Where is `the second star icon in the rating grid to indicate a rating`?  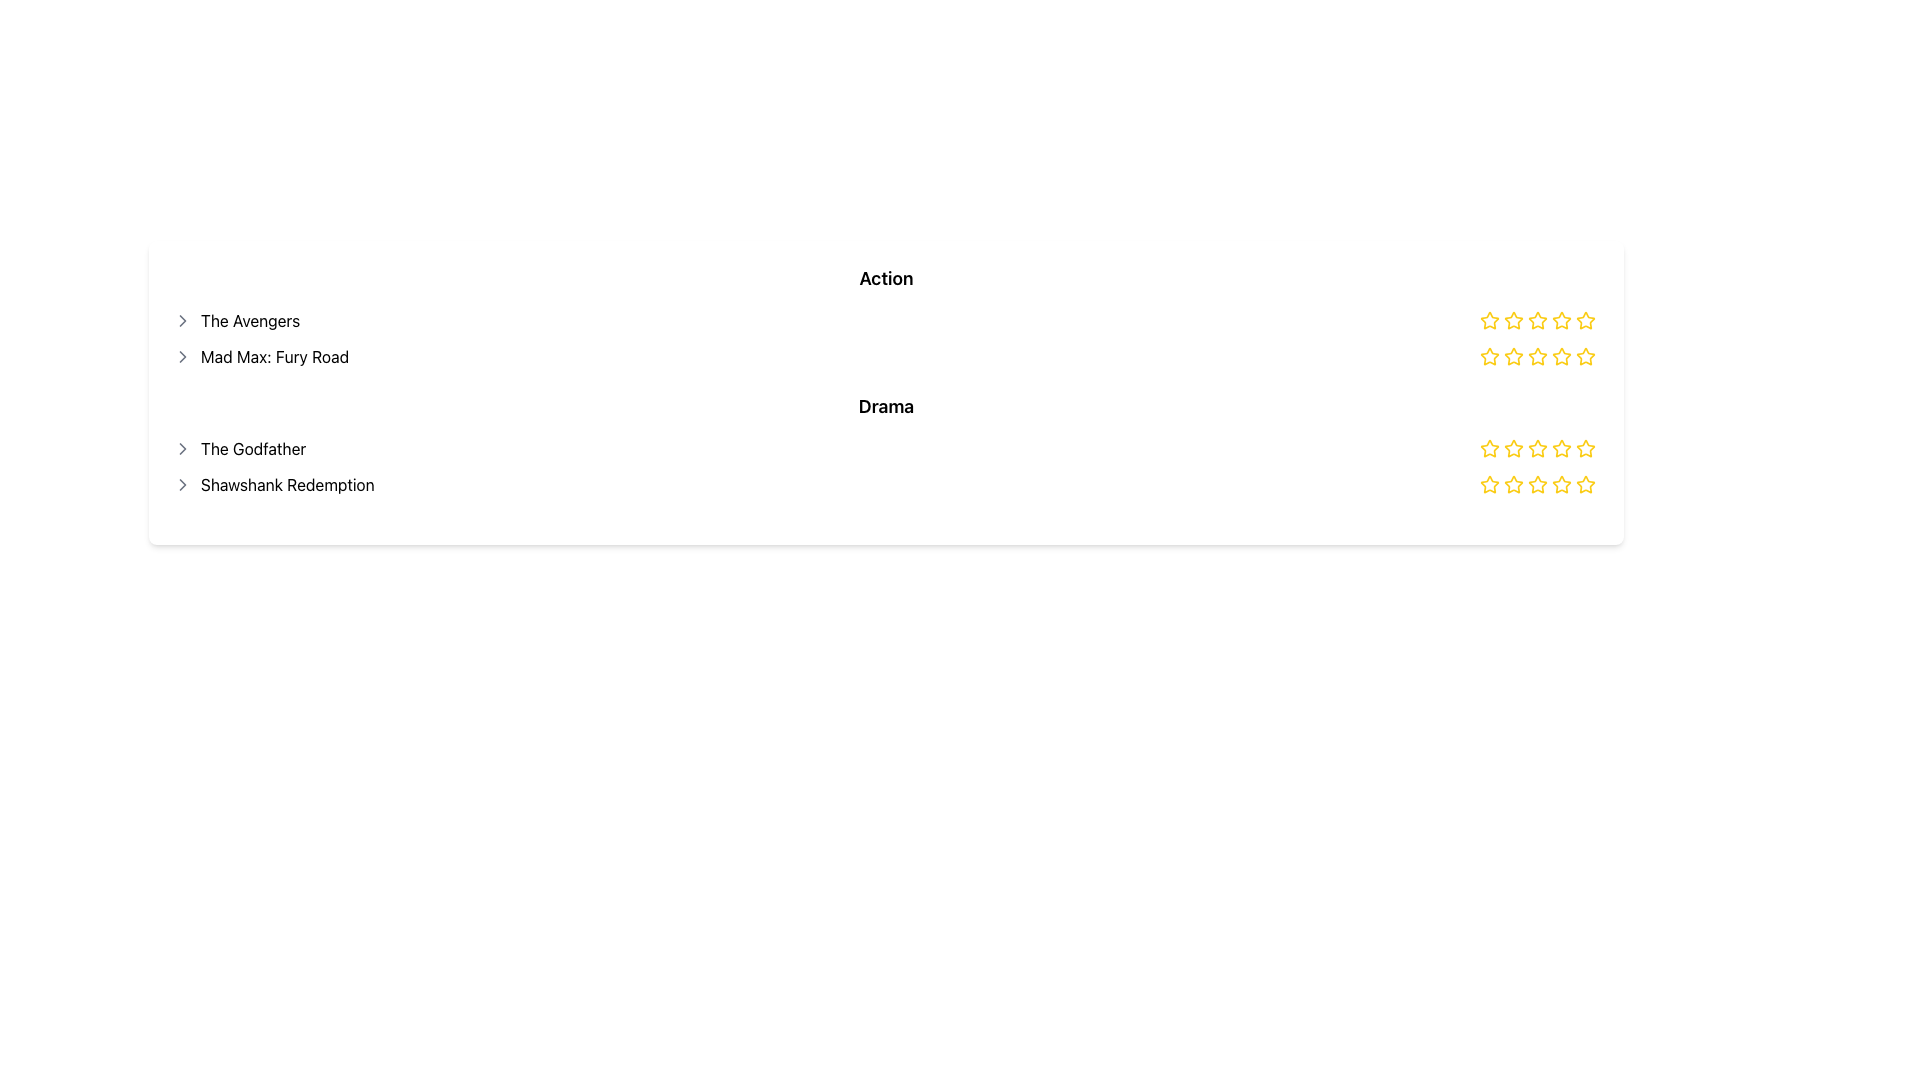
the second star icon in the rating grid to indicate a rating is located at coordinates (1513, 356).